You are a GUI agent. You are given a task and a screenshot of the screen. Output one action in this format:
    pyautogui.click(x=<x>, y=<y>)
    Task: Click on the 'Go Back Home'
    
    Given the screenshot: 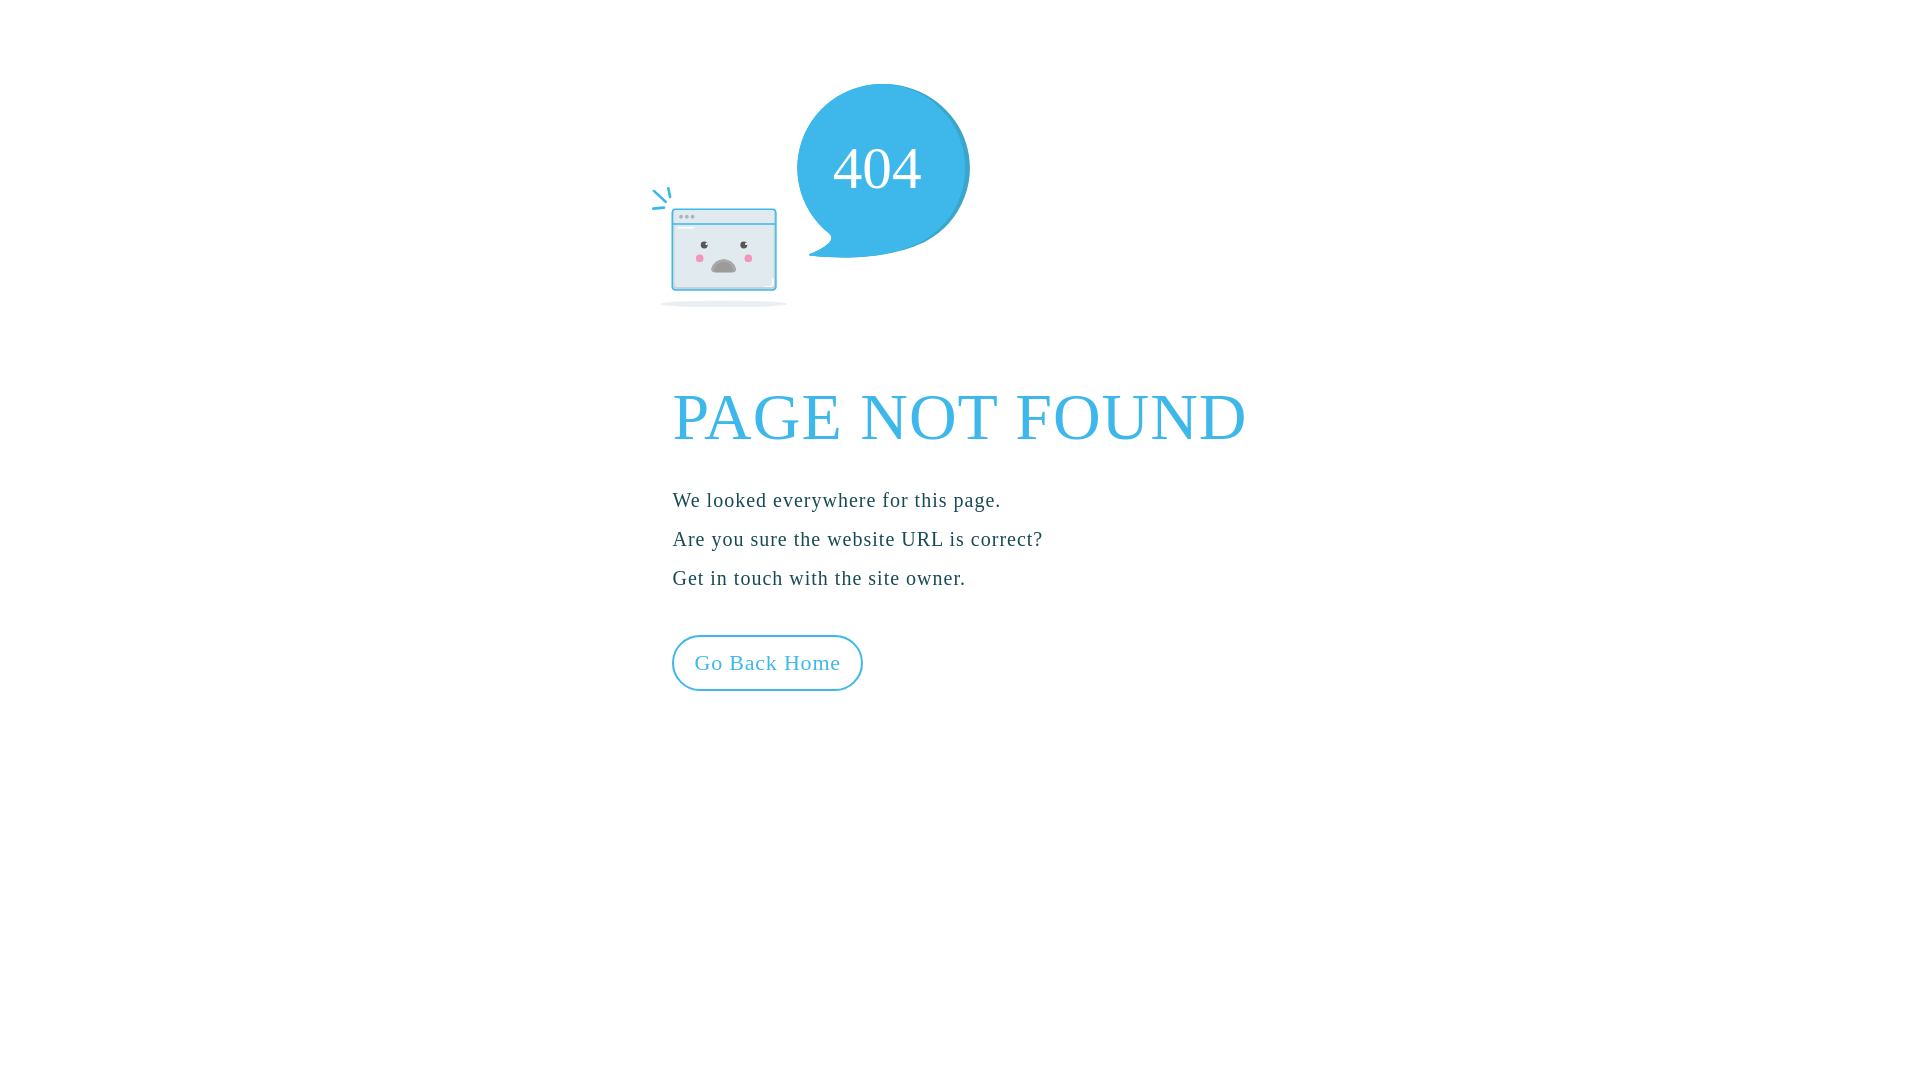 What is the action you would take?
    pyautogui.click(x=766, y=663)
    